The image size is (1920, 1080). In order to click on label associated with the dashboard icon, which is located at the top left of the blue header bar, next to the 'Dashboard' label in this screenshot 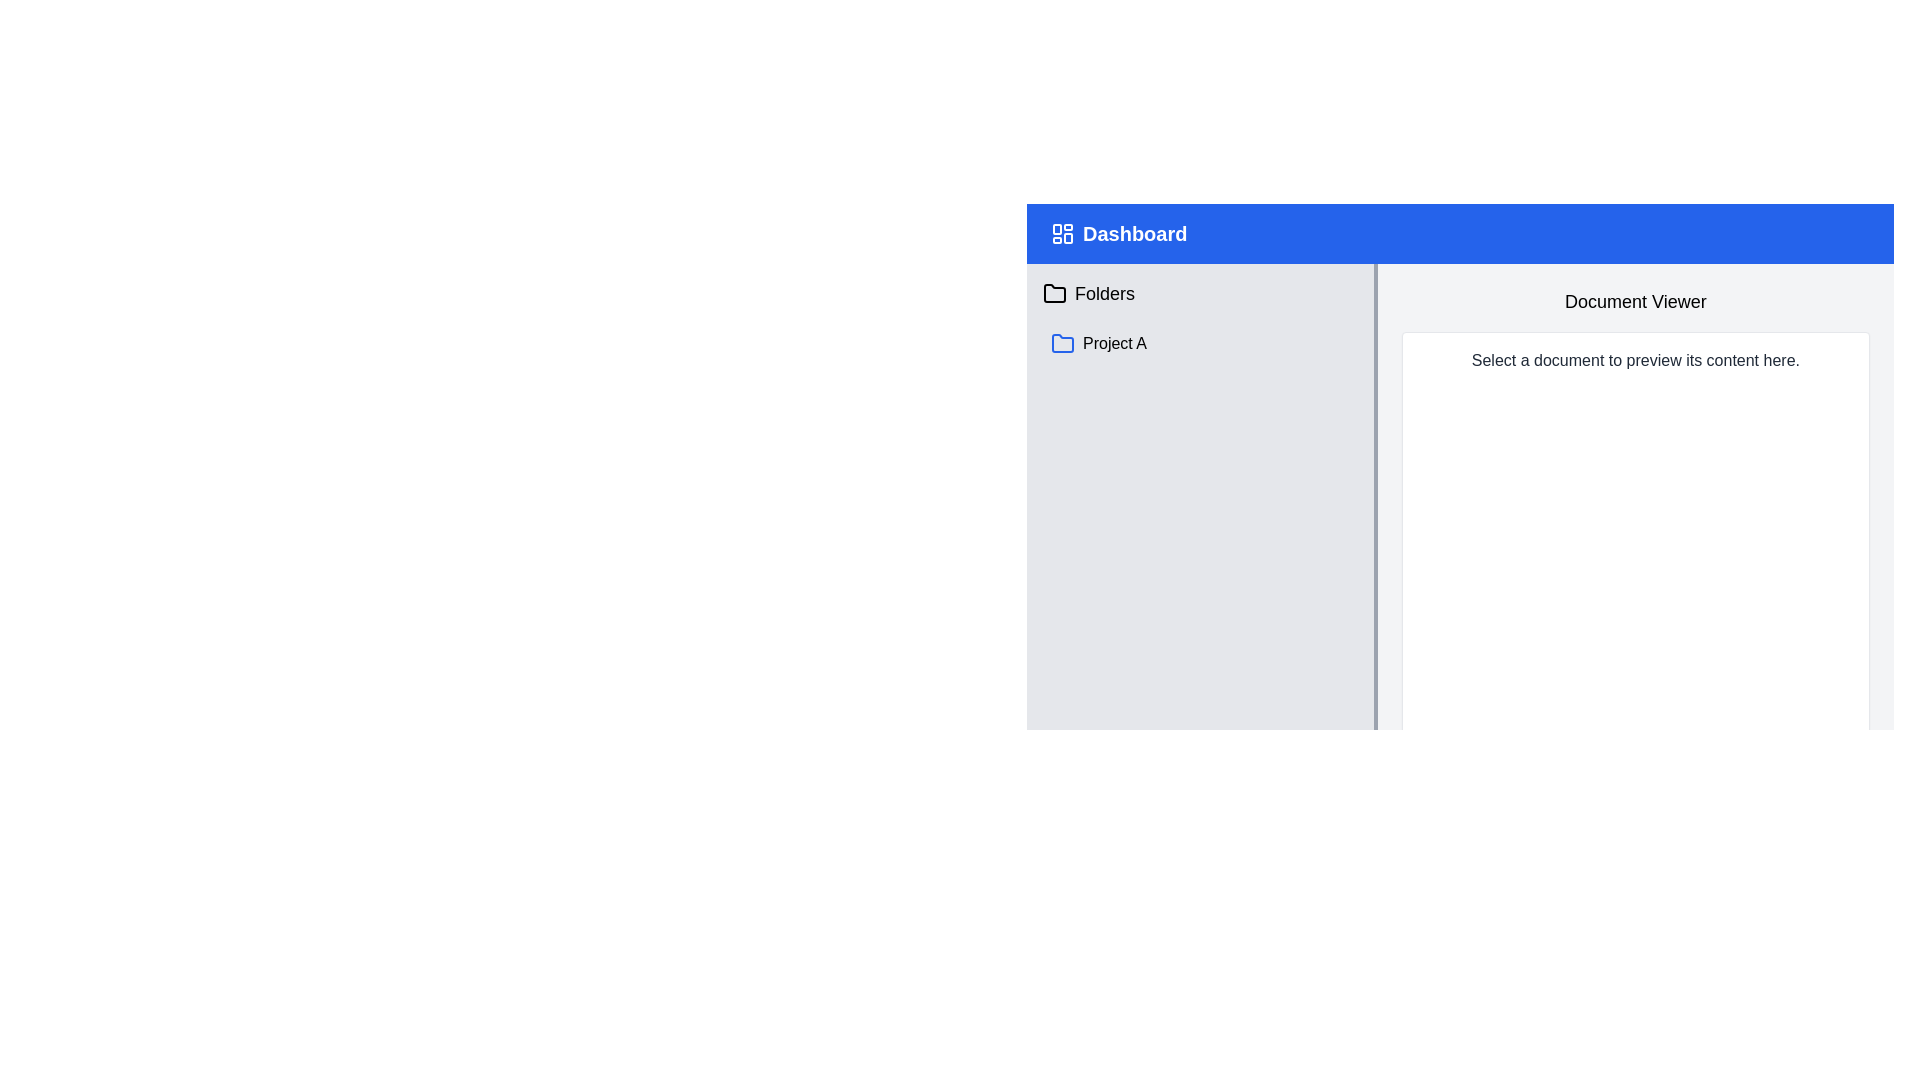, I will do `click(1061, 233)`.